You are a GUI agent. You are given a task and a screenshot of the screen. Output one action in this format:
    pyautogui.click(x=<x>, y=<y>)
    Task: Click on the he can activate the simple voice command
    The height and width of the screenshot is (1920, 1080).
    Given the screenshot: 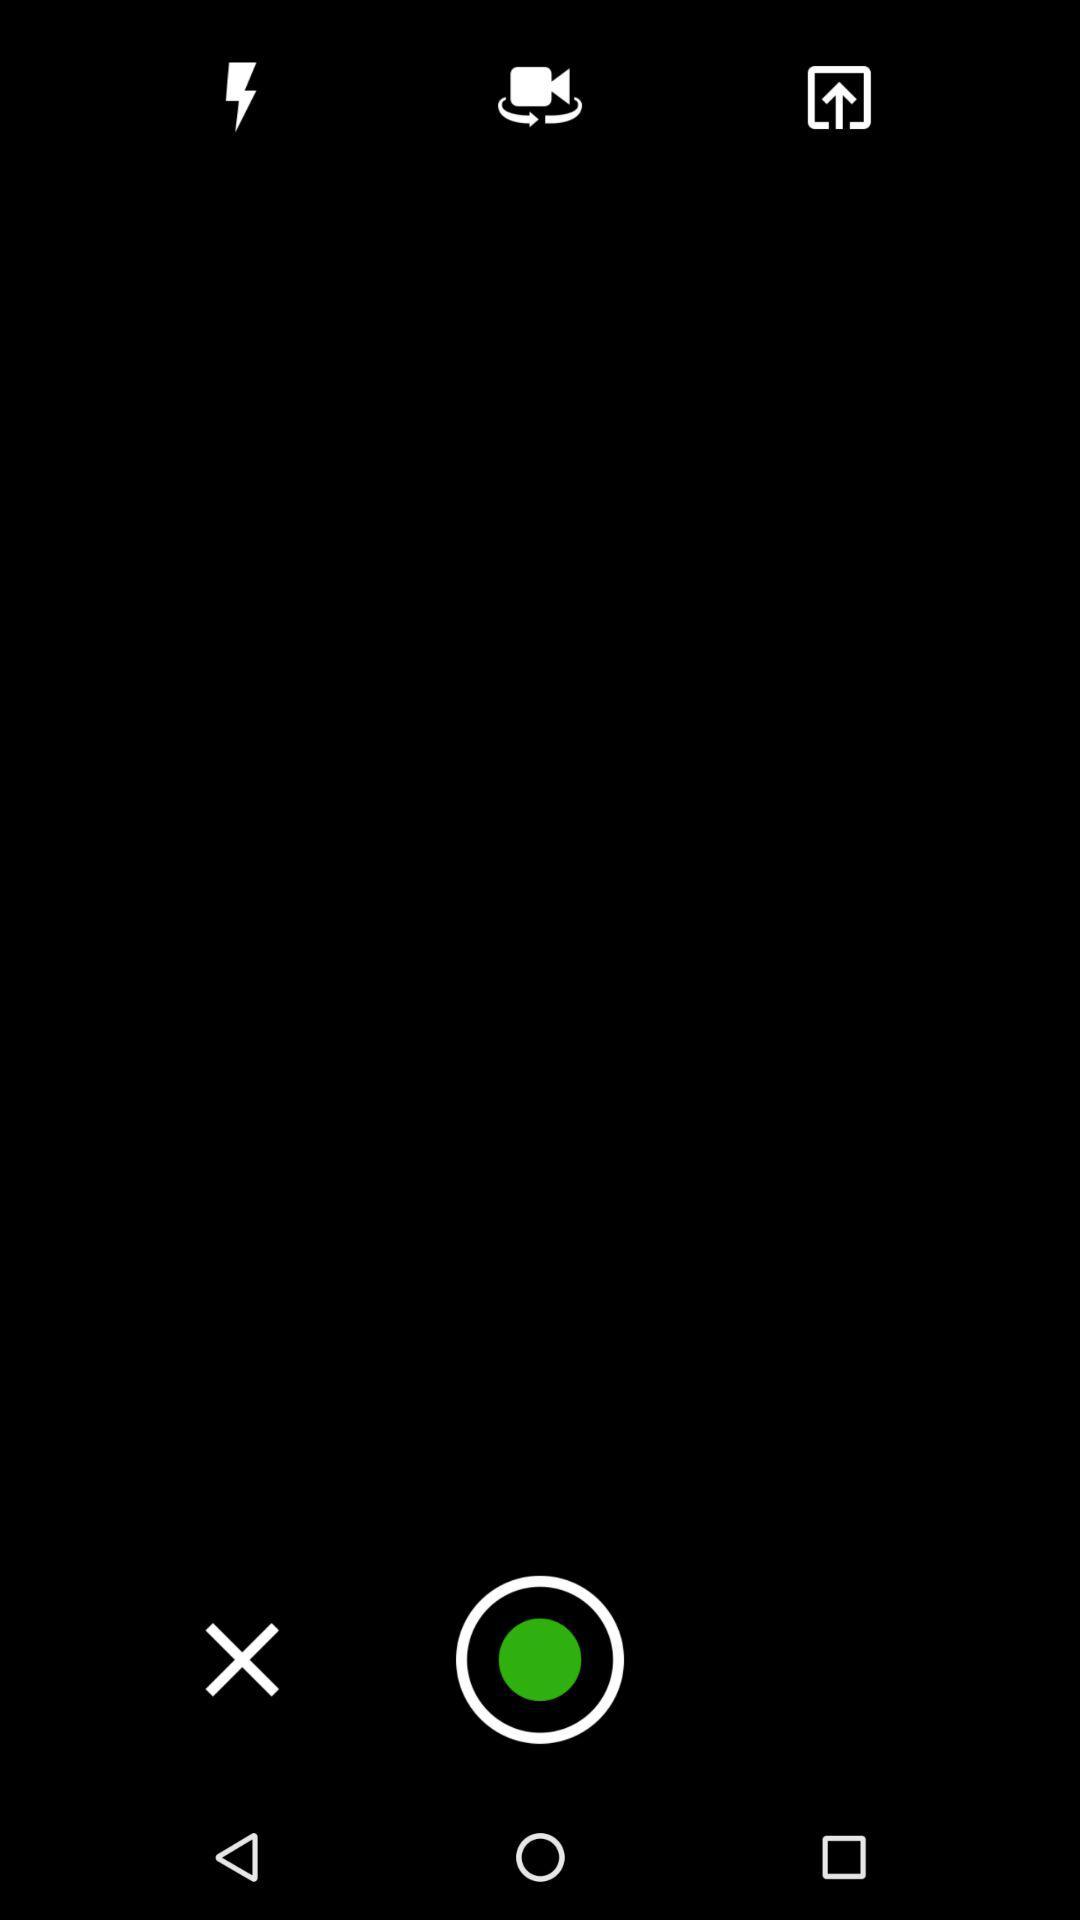 What is the action you would take?
    pyautogui.click(x=540, y=96)
    